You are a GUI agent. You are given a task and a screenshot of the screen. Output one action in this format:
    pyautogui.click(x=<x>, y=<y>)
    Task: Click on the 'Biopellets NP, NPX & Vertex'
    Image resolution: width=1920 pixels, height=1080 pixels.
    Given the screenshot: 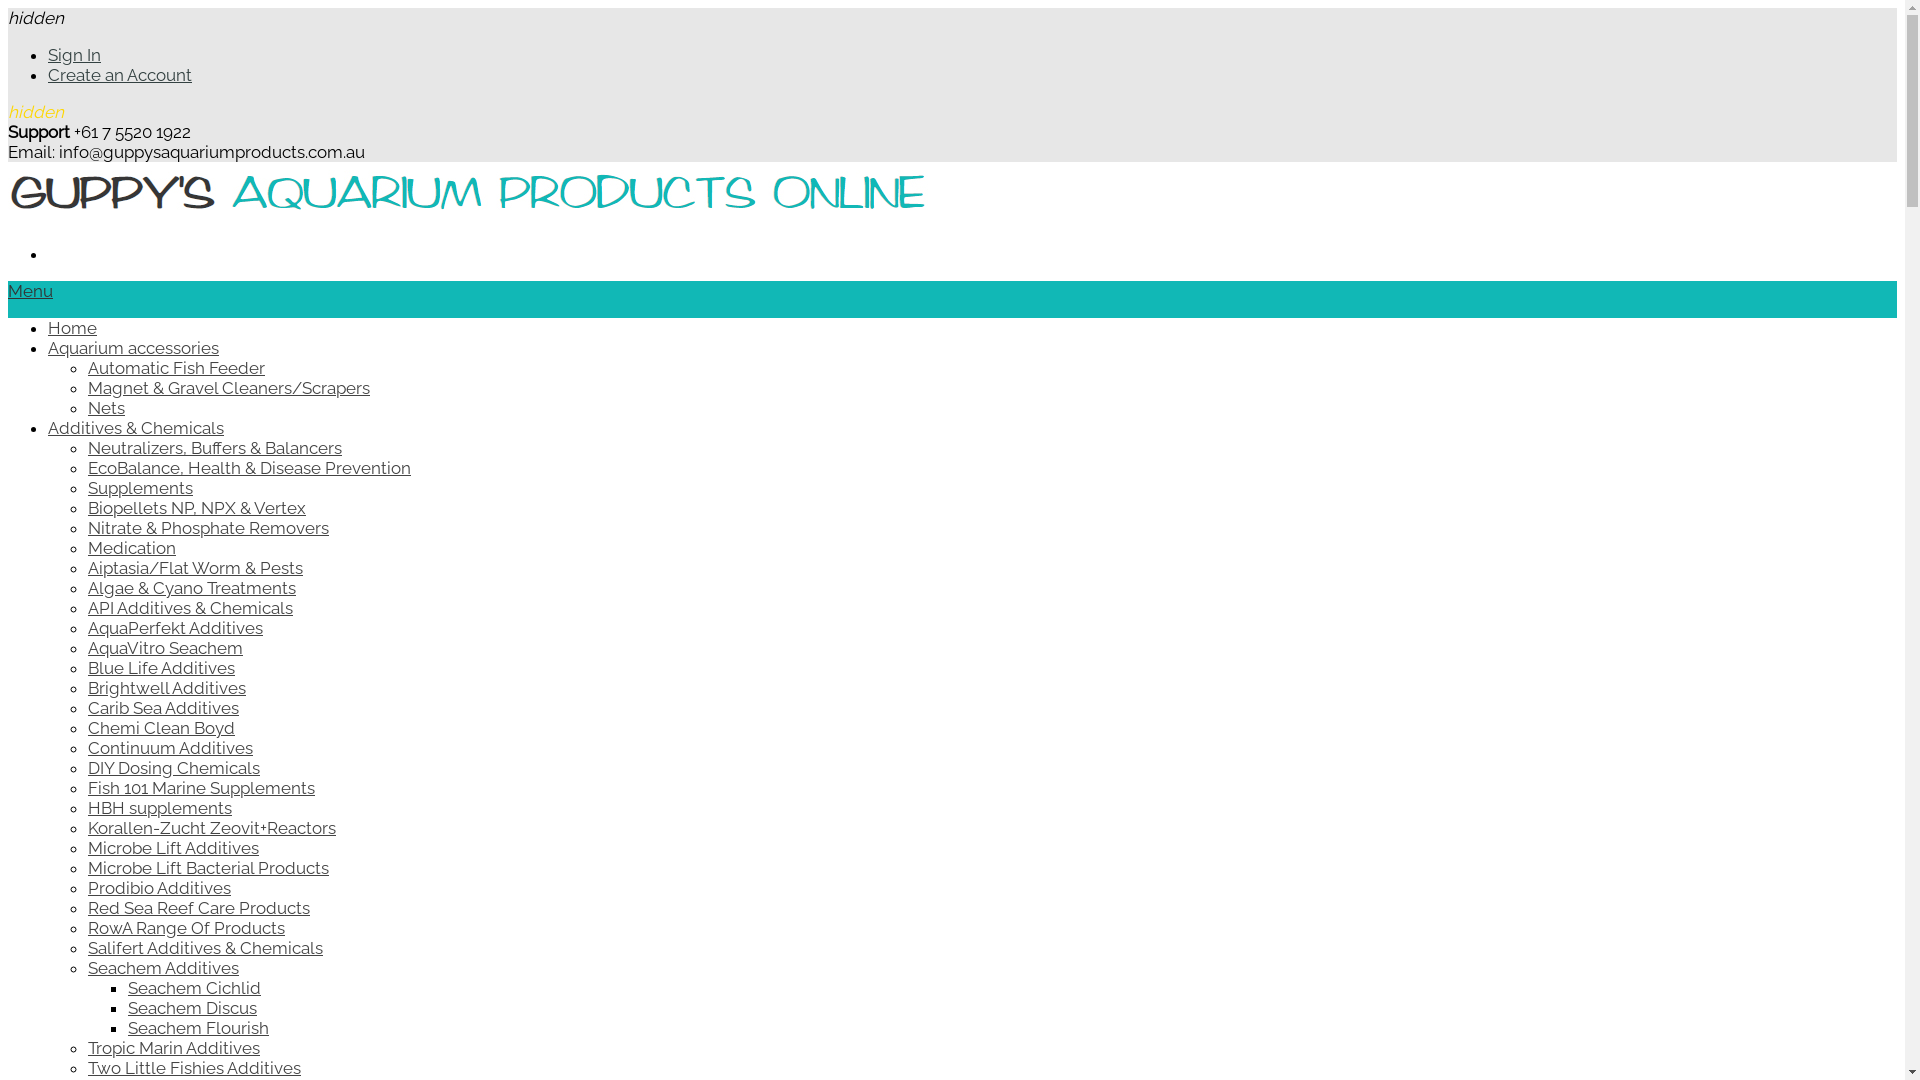 What is the action you would take?
    pyautogui.click(x=86, y=507)
    